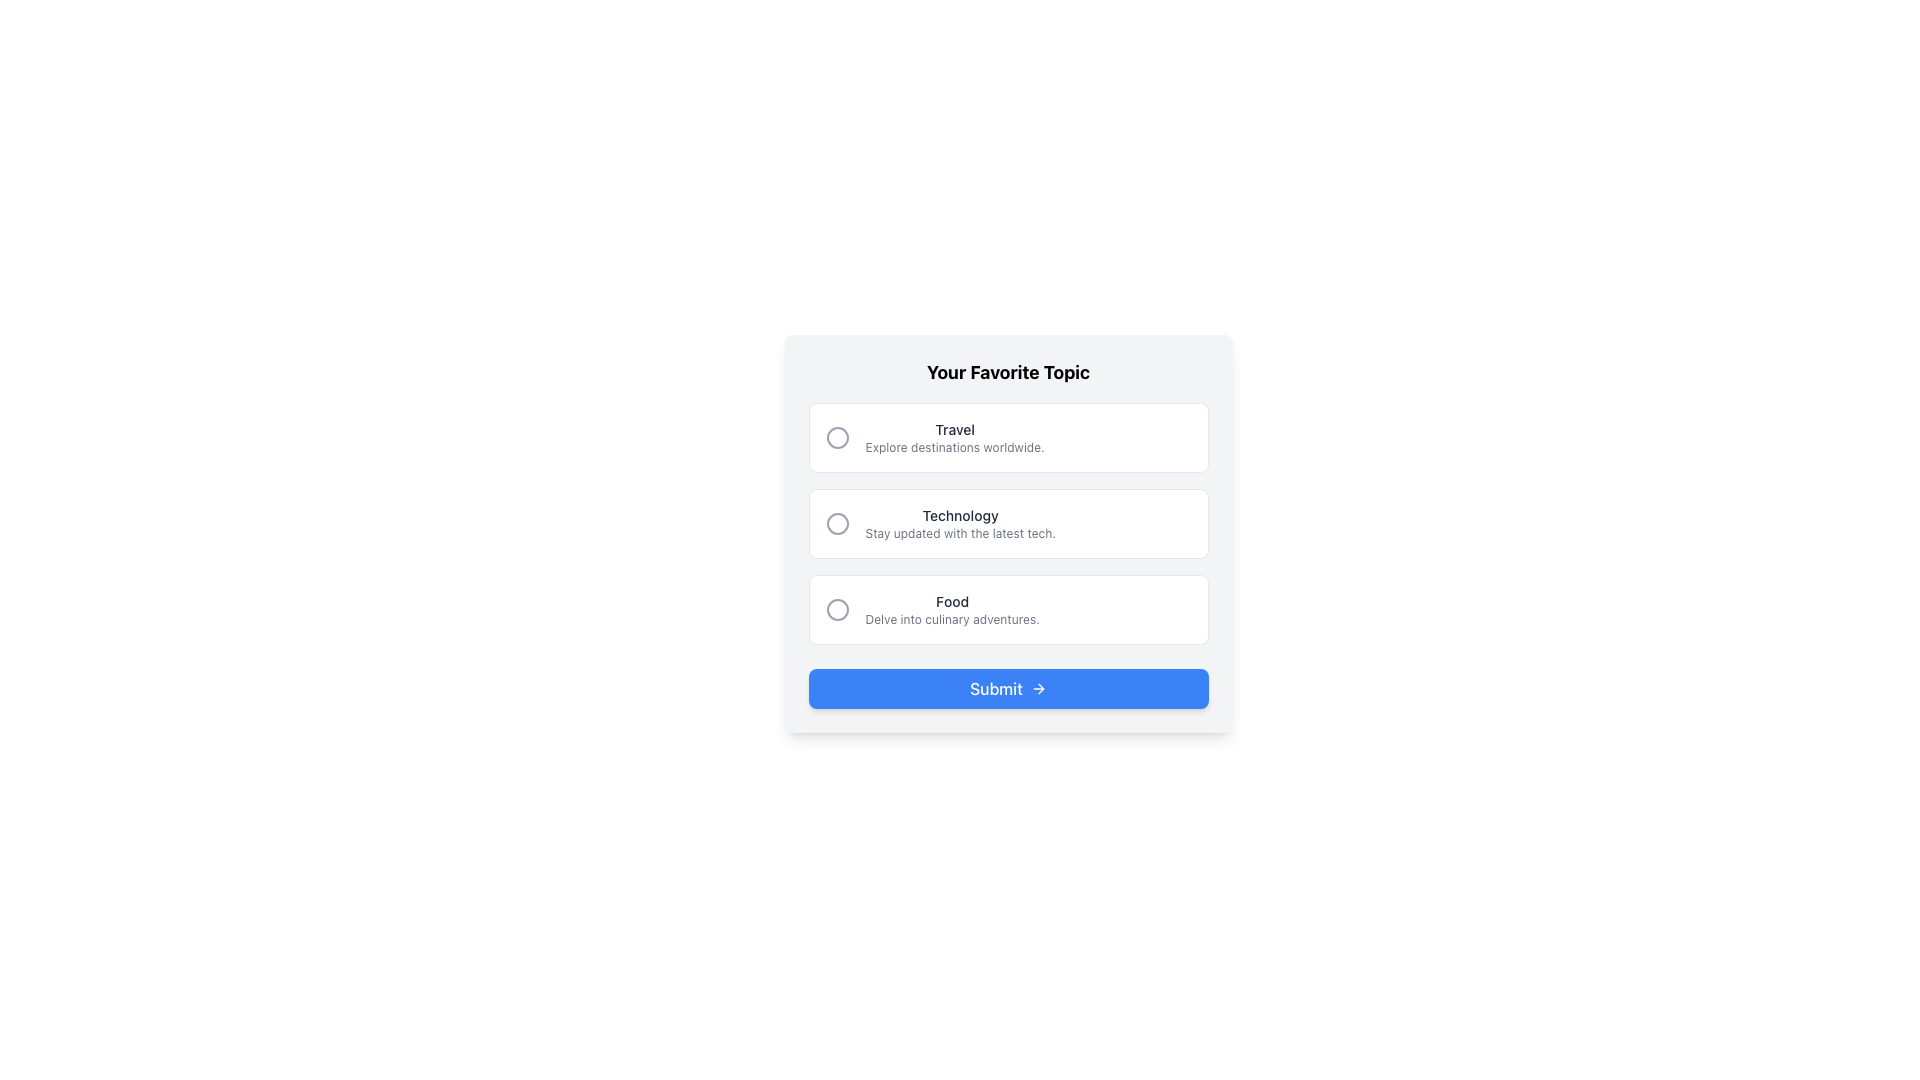  I want to click on the Text Description element in the first row of the vertical list under 'Your Favorite Topic', which describes one of the selectable options, so click(954, 437).